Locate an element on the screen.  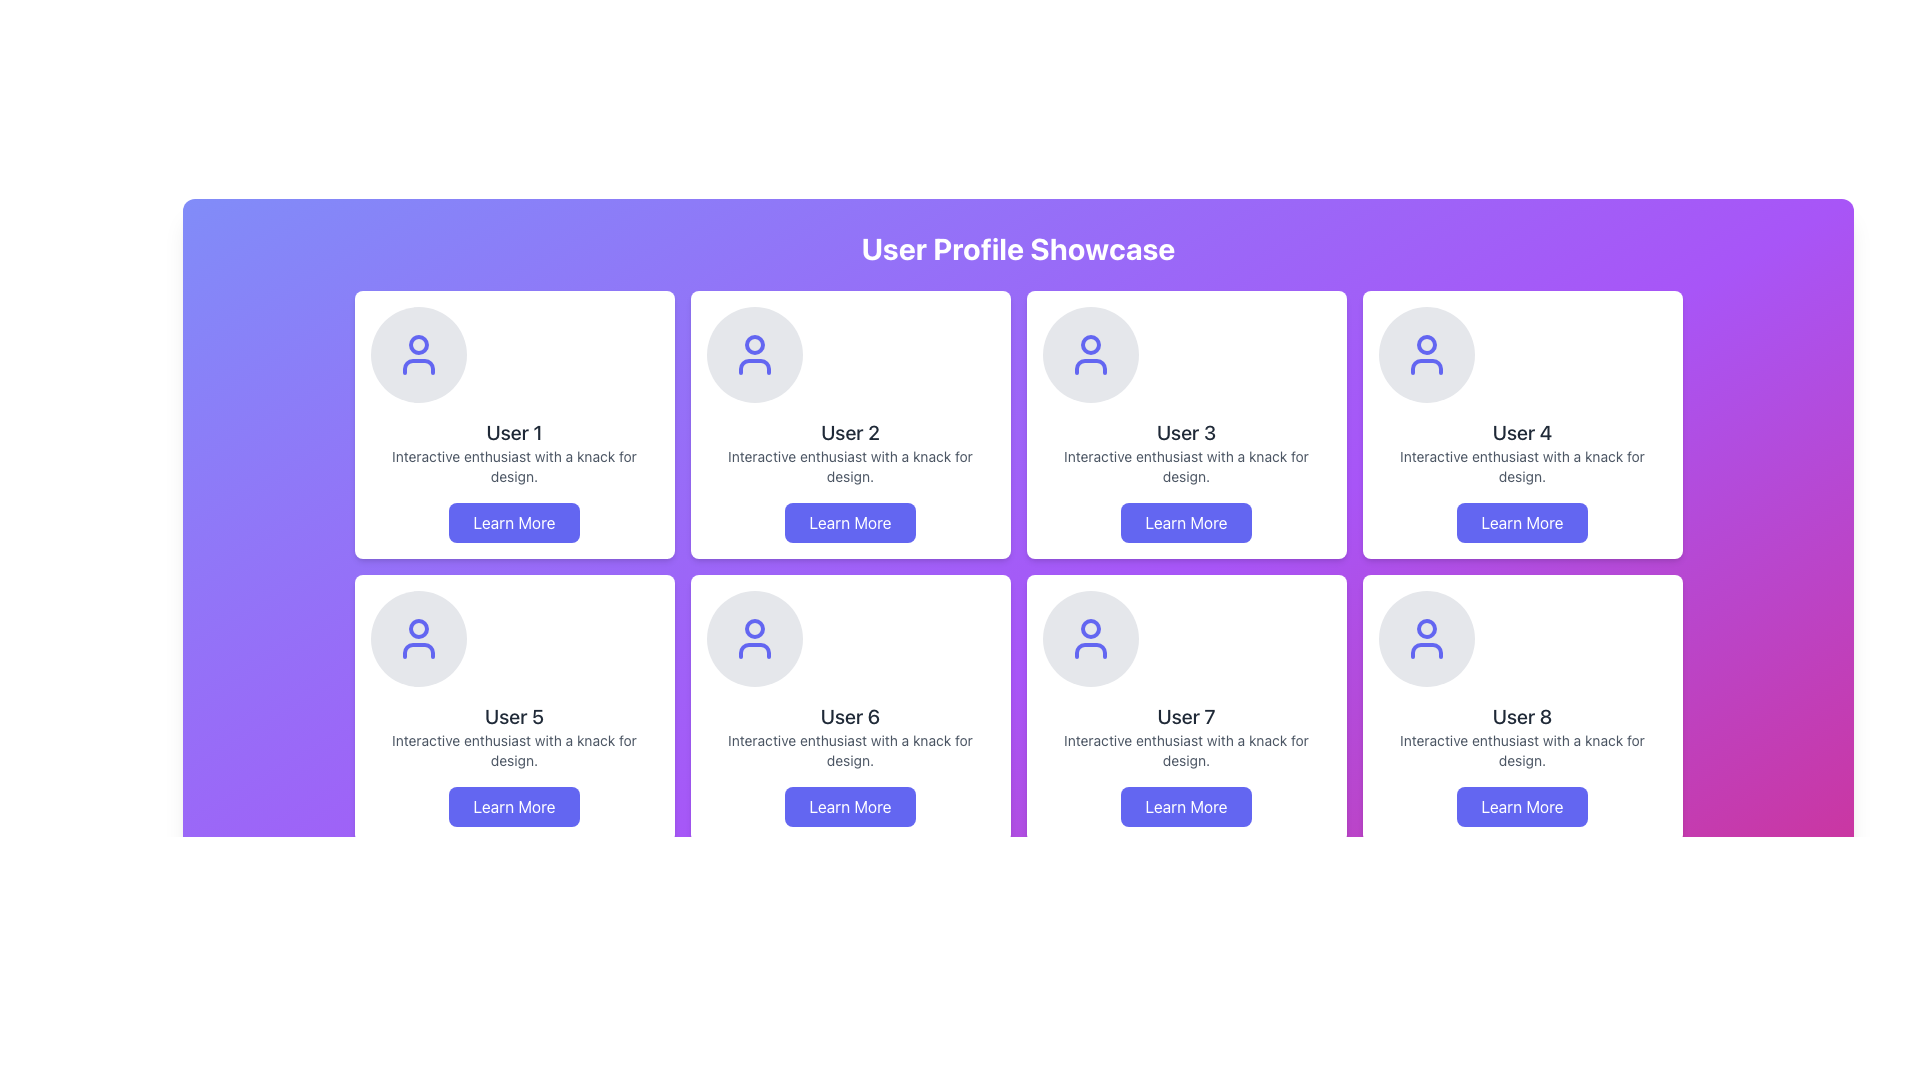
the button located at the bottom center of the 'User 3' card is located at coordinates (1186, 522).